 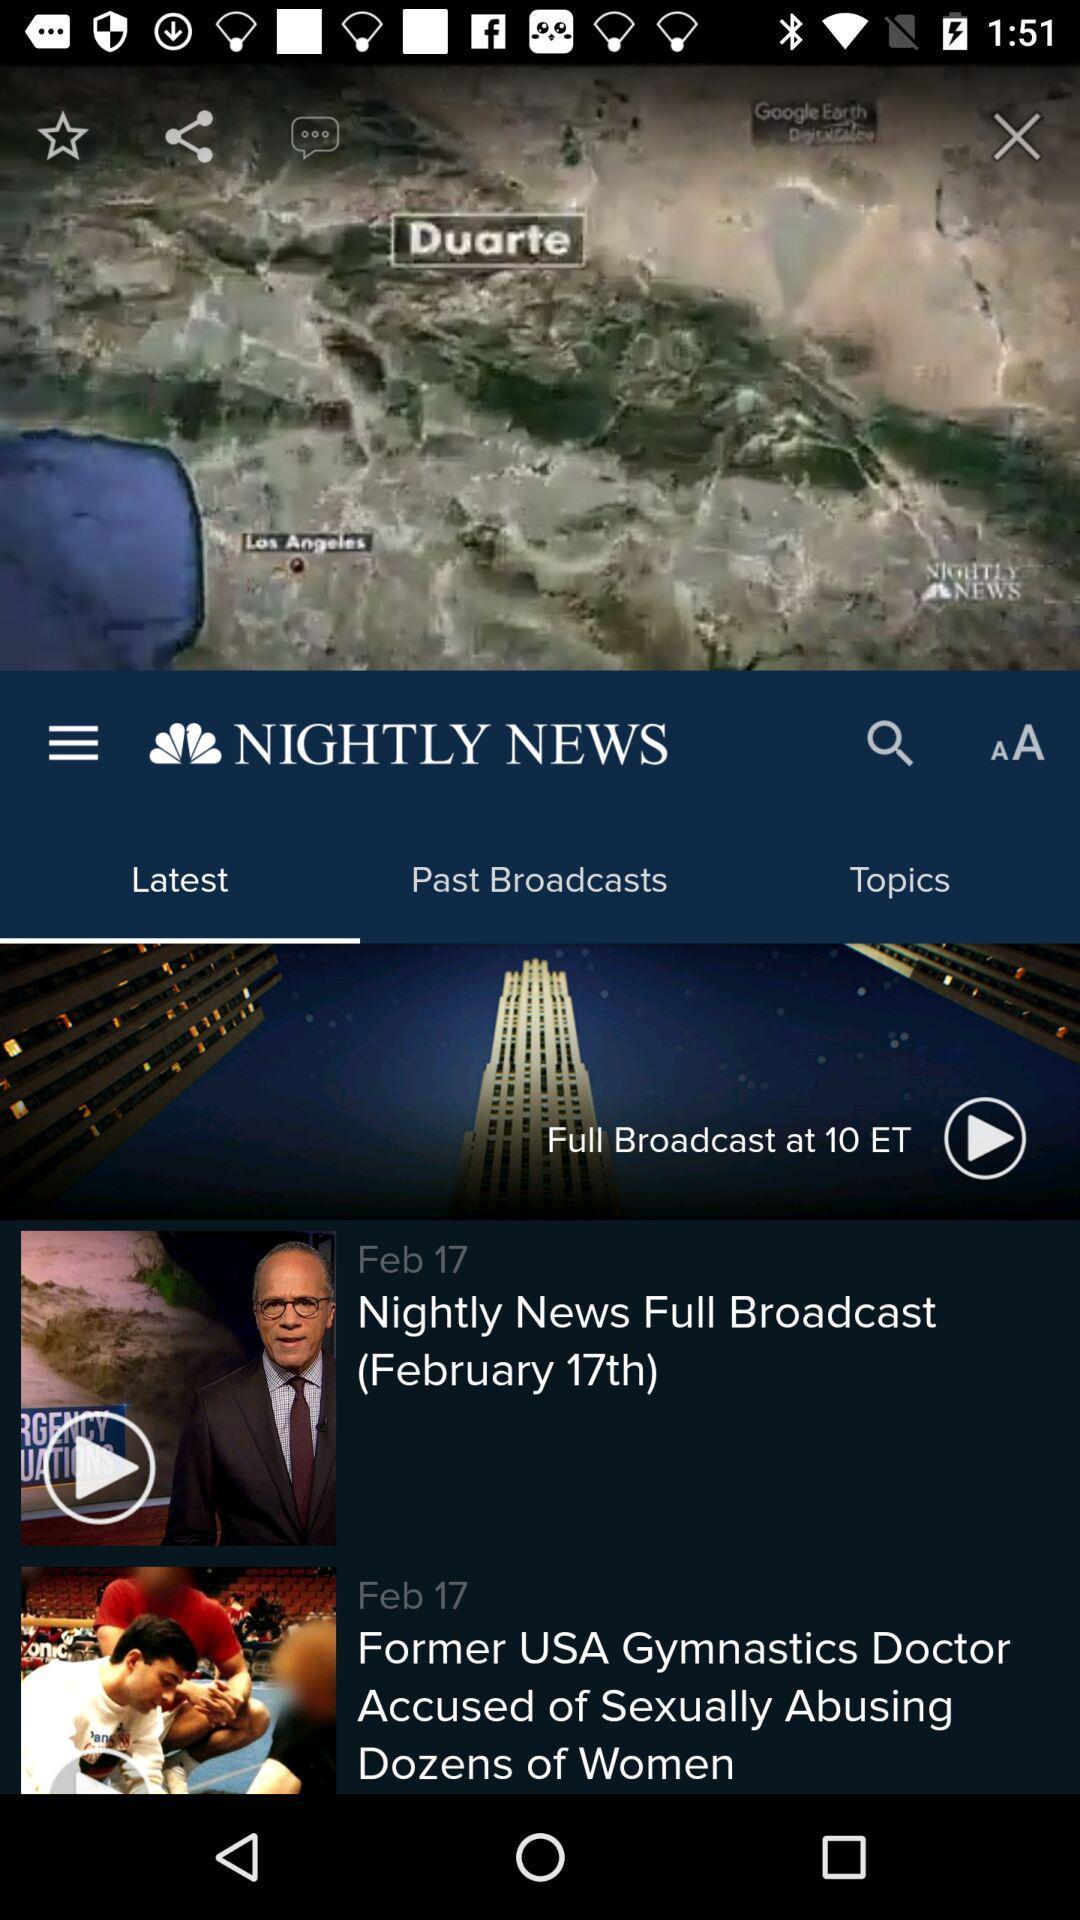 I want to click on nightly news, so click(x=61, y=135).